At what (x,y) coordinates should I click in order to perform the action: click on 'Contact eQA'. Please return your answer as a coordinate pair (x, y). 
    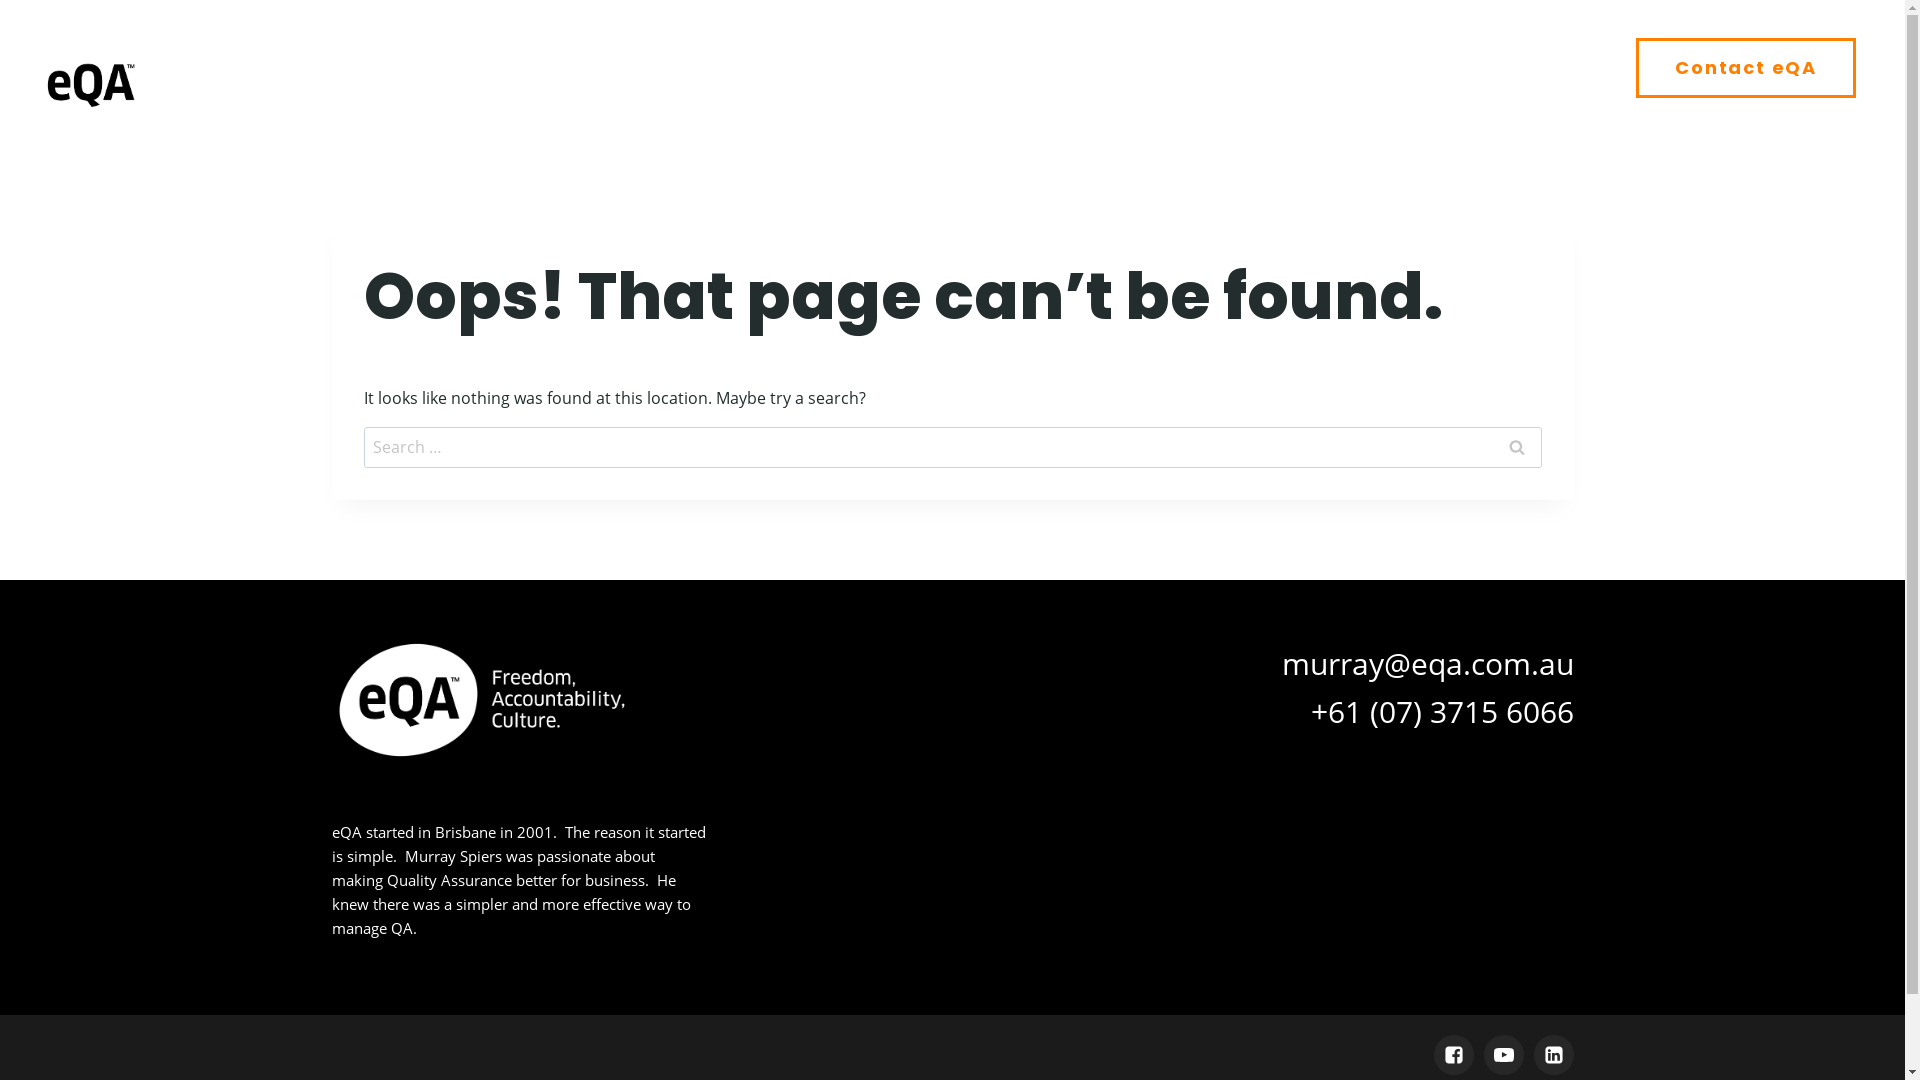
    Looking at the image, I should click on (1745, 67).